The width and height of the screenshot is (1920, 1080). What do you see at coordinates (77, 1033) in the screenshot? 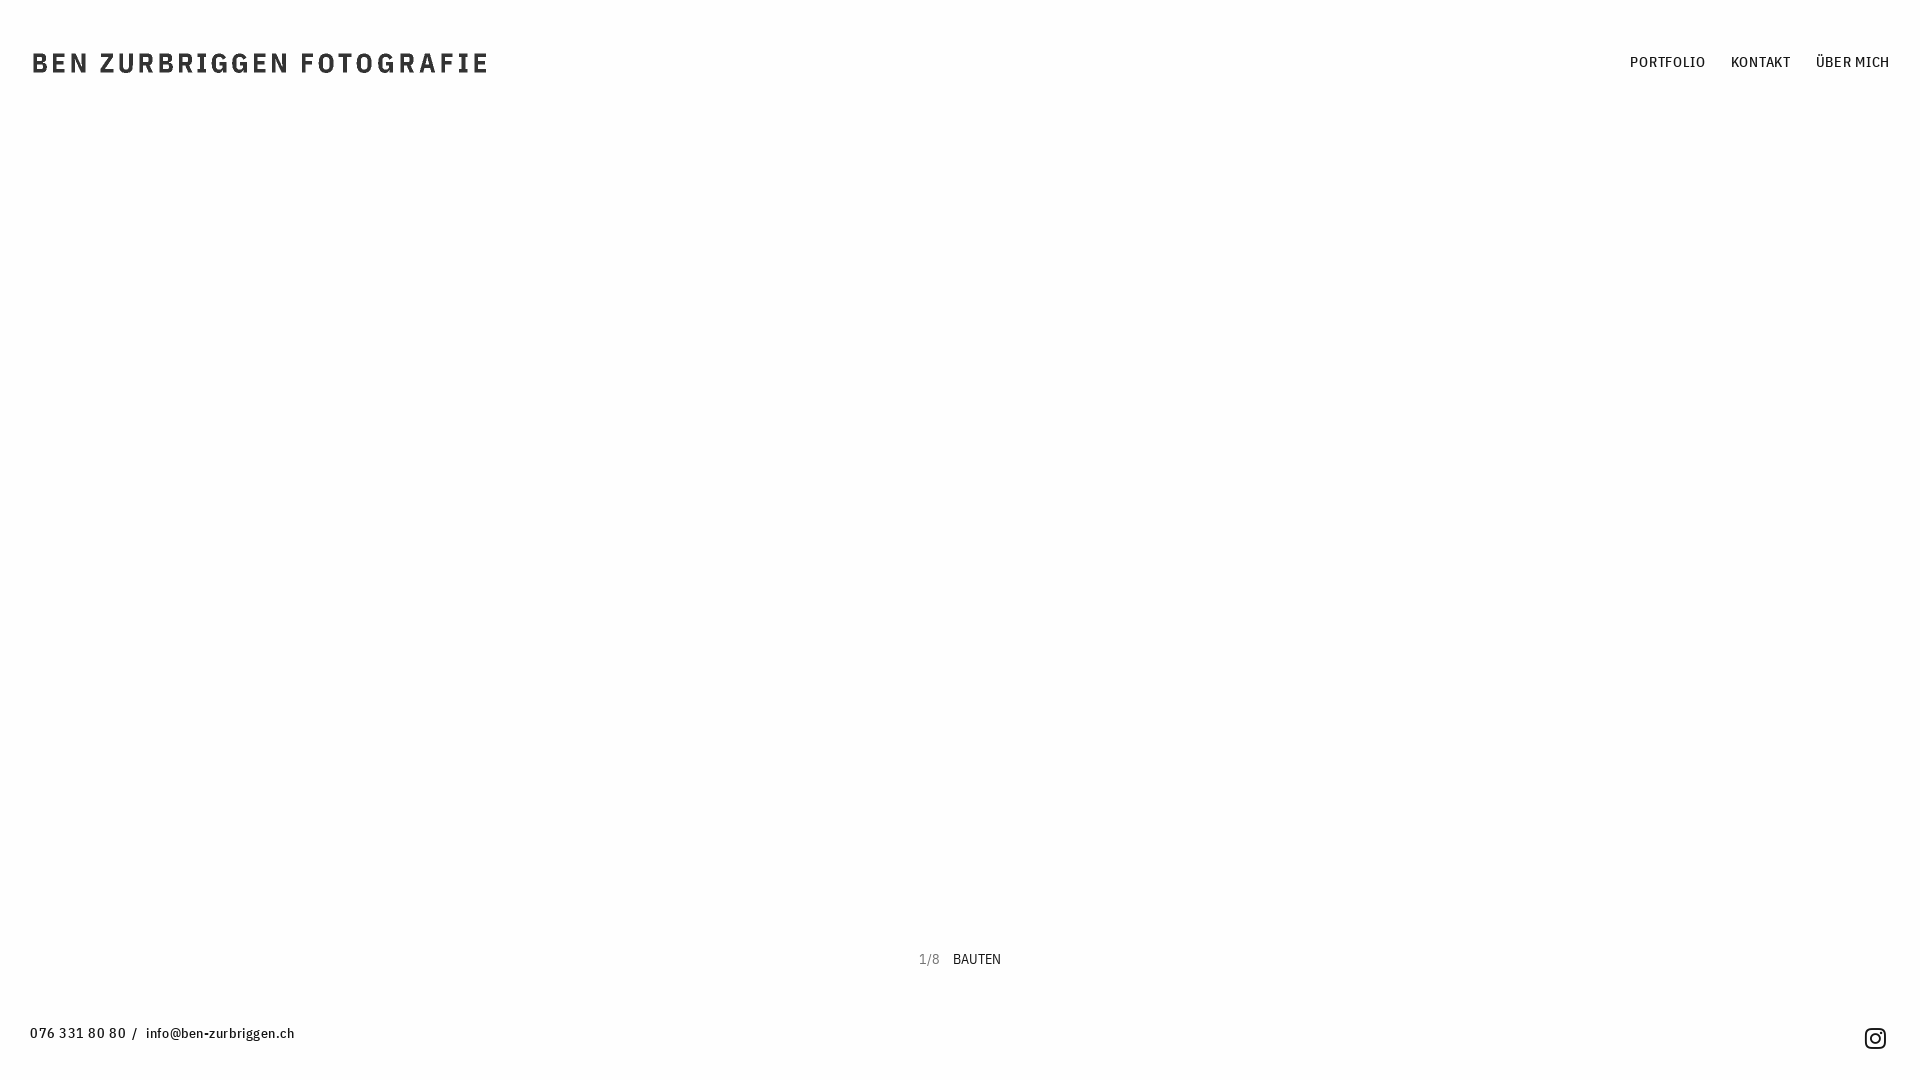
I see `'076 331 80 80'` at bounding box center [77, 1033].